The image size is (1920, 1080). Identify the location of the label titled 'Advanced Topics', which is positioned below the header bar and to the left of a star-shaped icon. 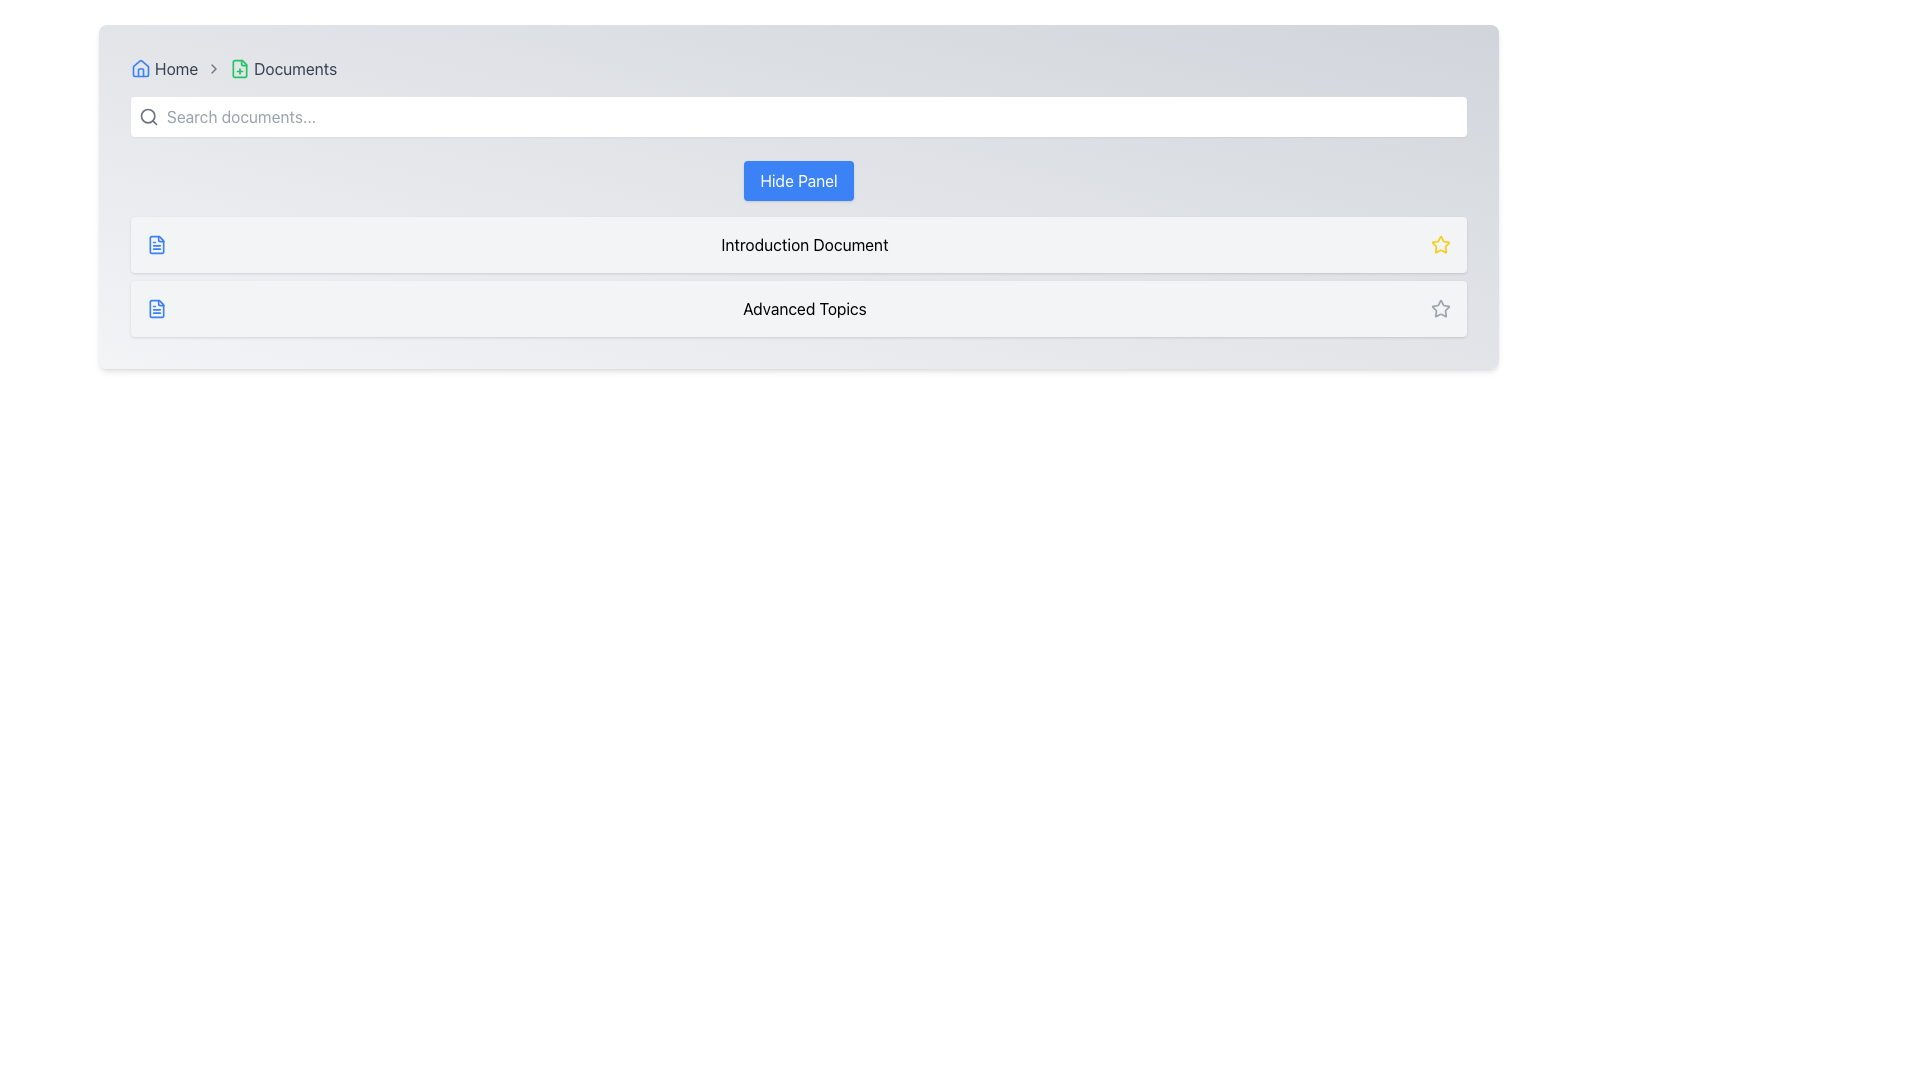
(805, 308).